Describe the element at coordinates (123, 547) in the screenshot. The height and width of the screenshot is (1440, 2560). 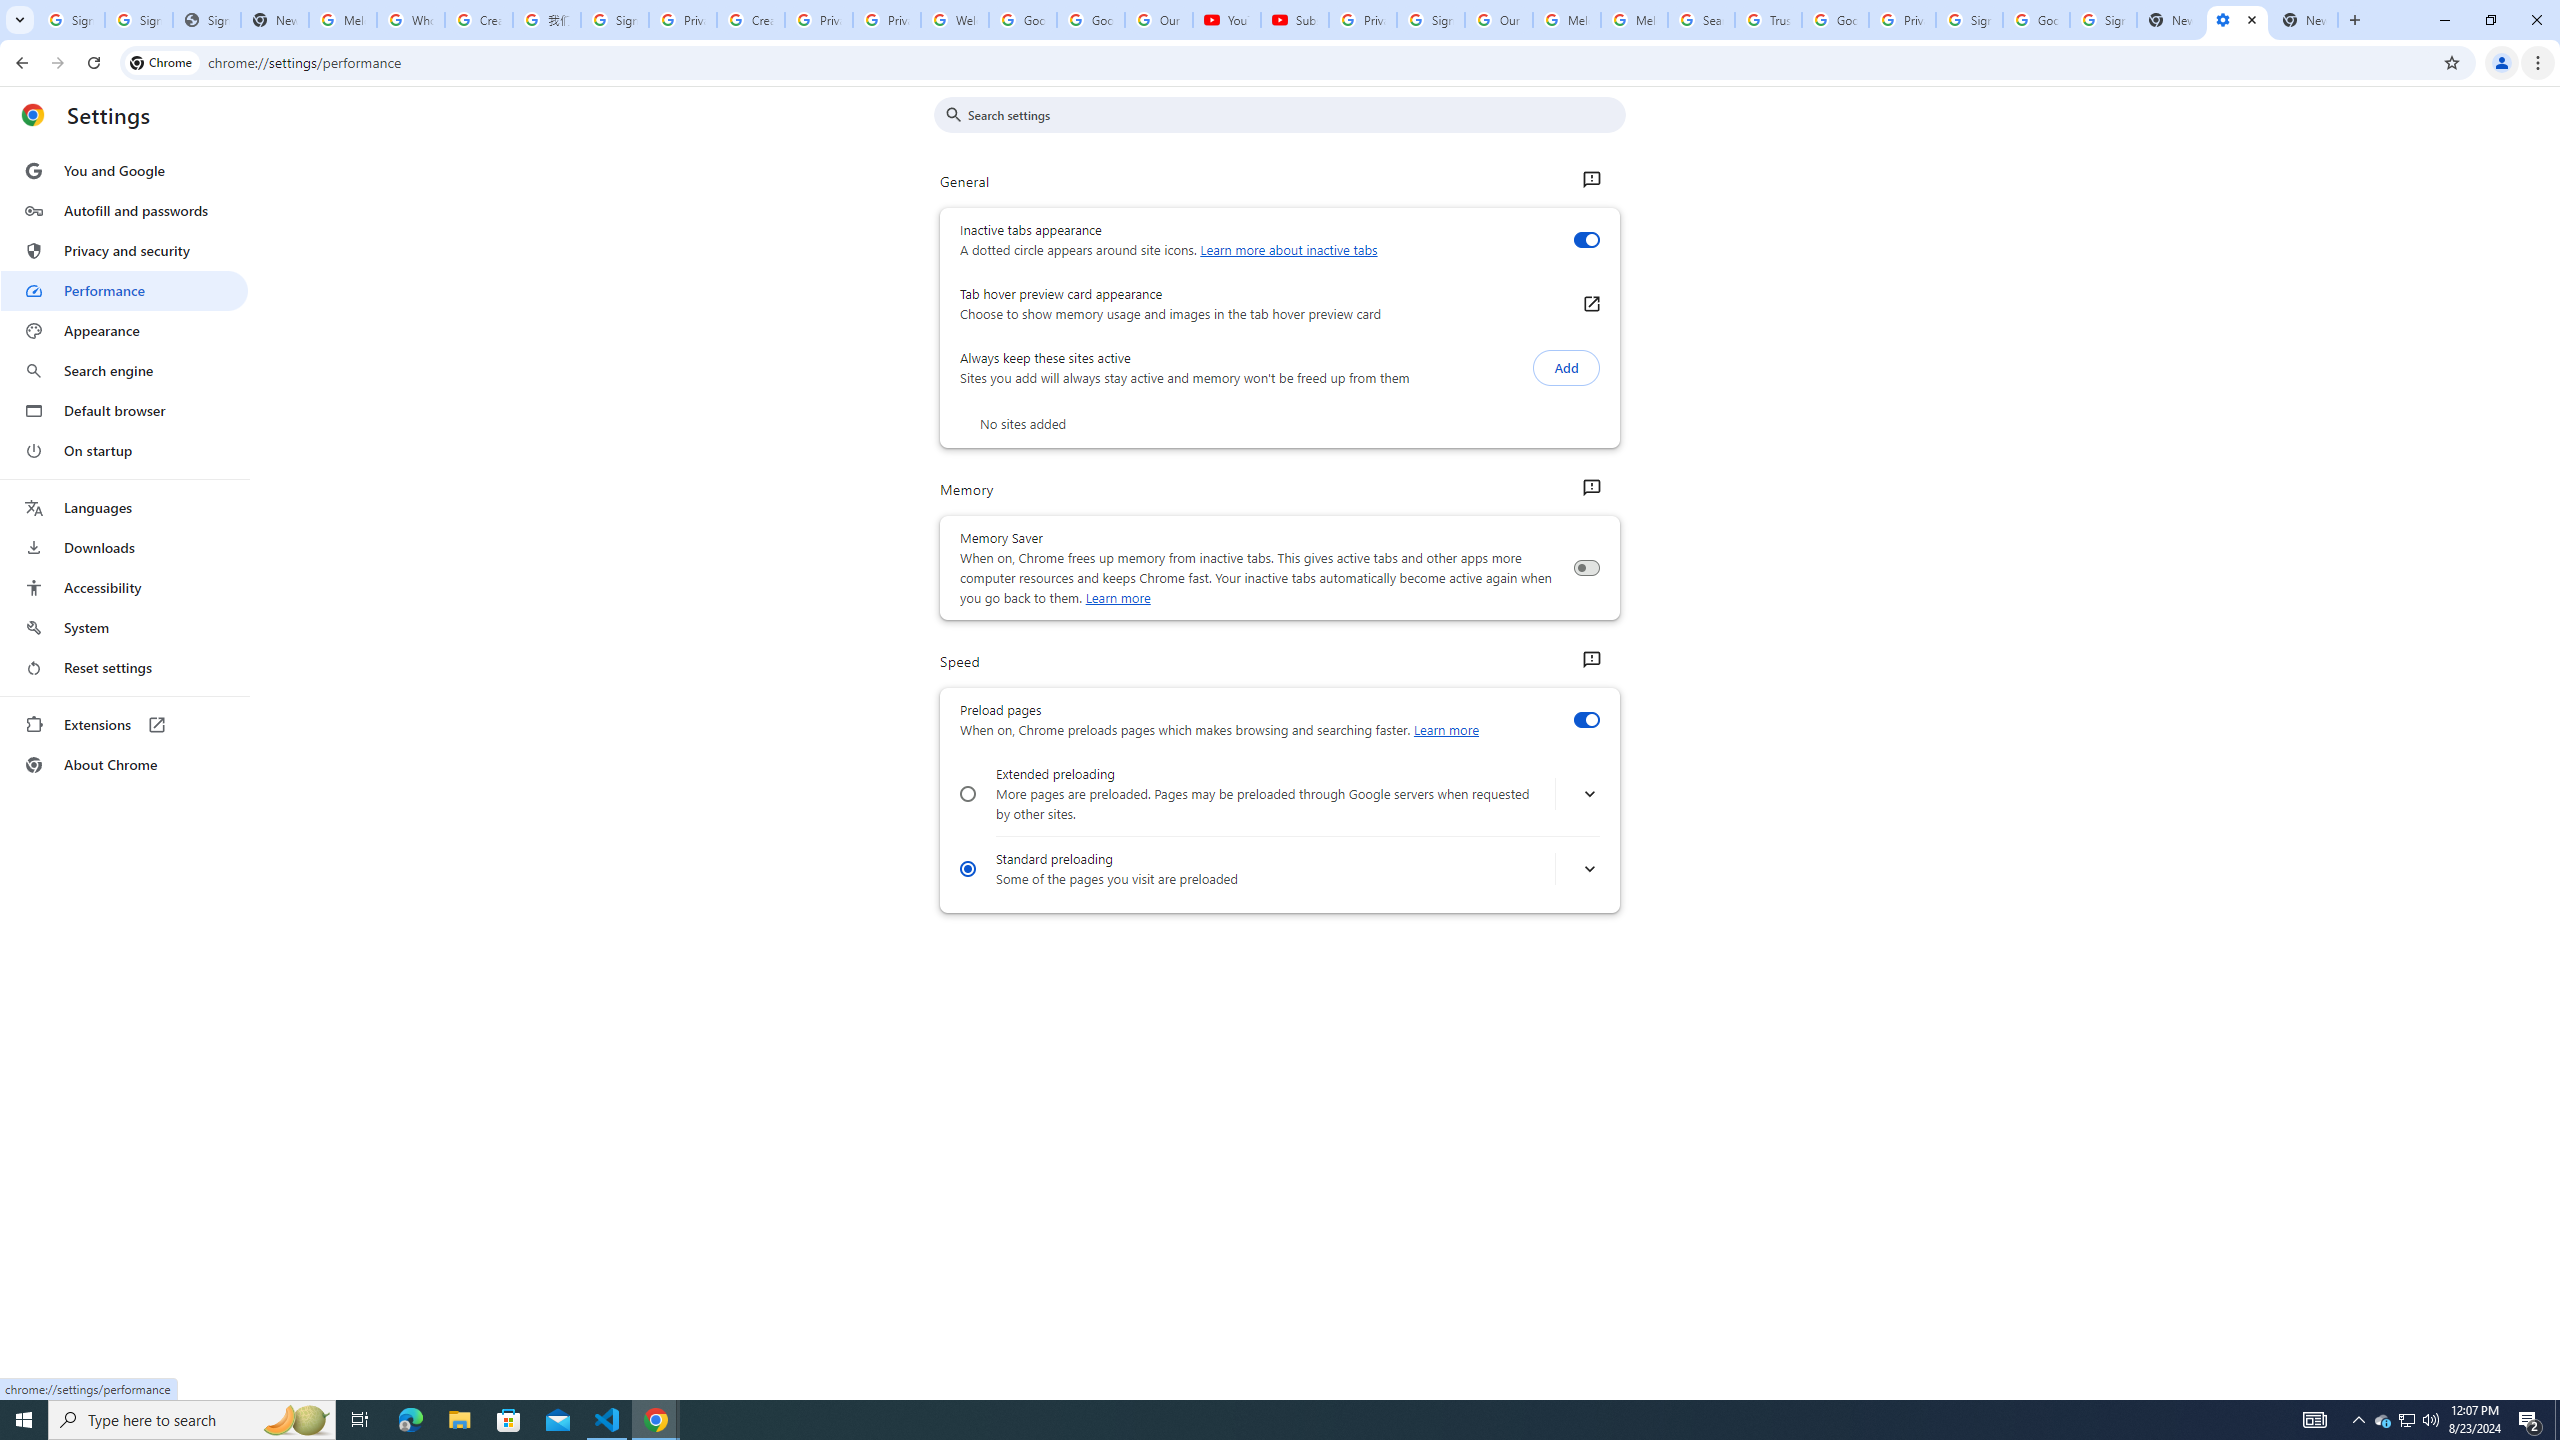
I see `'Downloads'` at that location.